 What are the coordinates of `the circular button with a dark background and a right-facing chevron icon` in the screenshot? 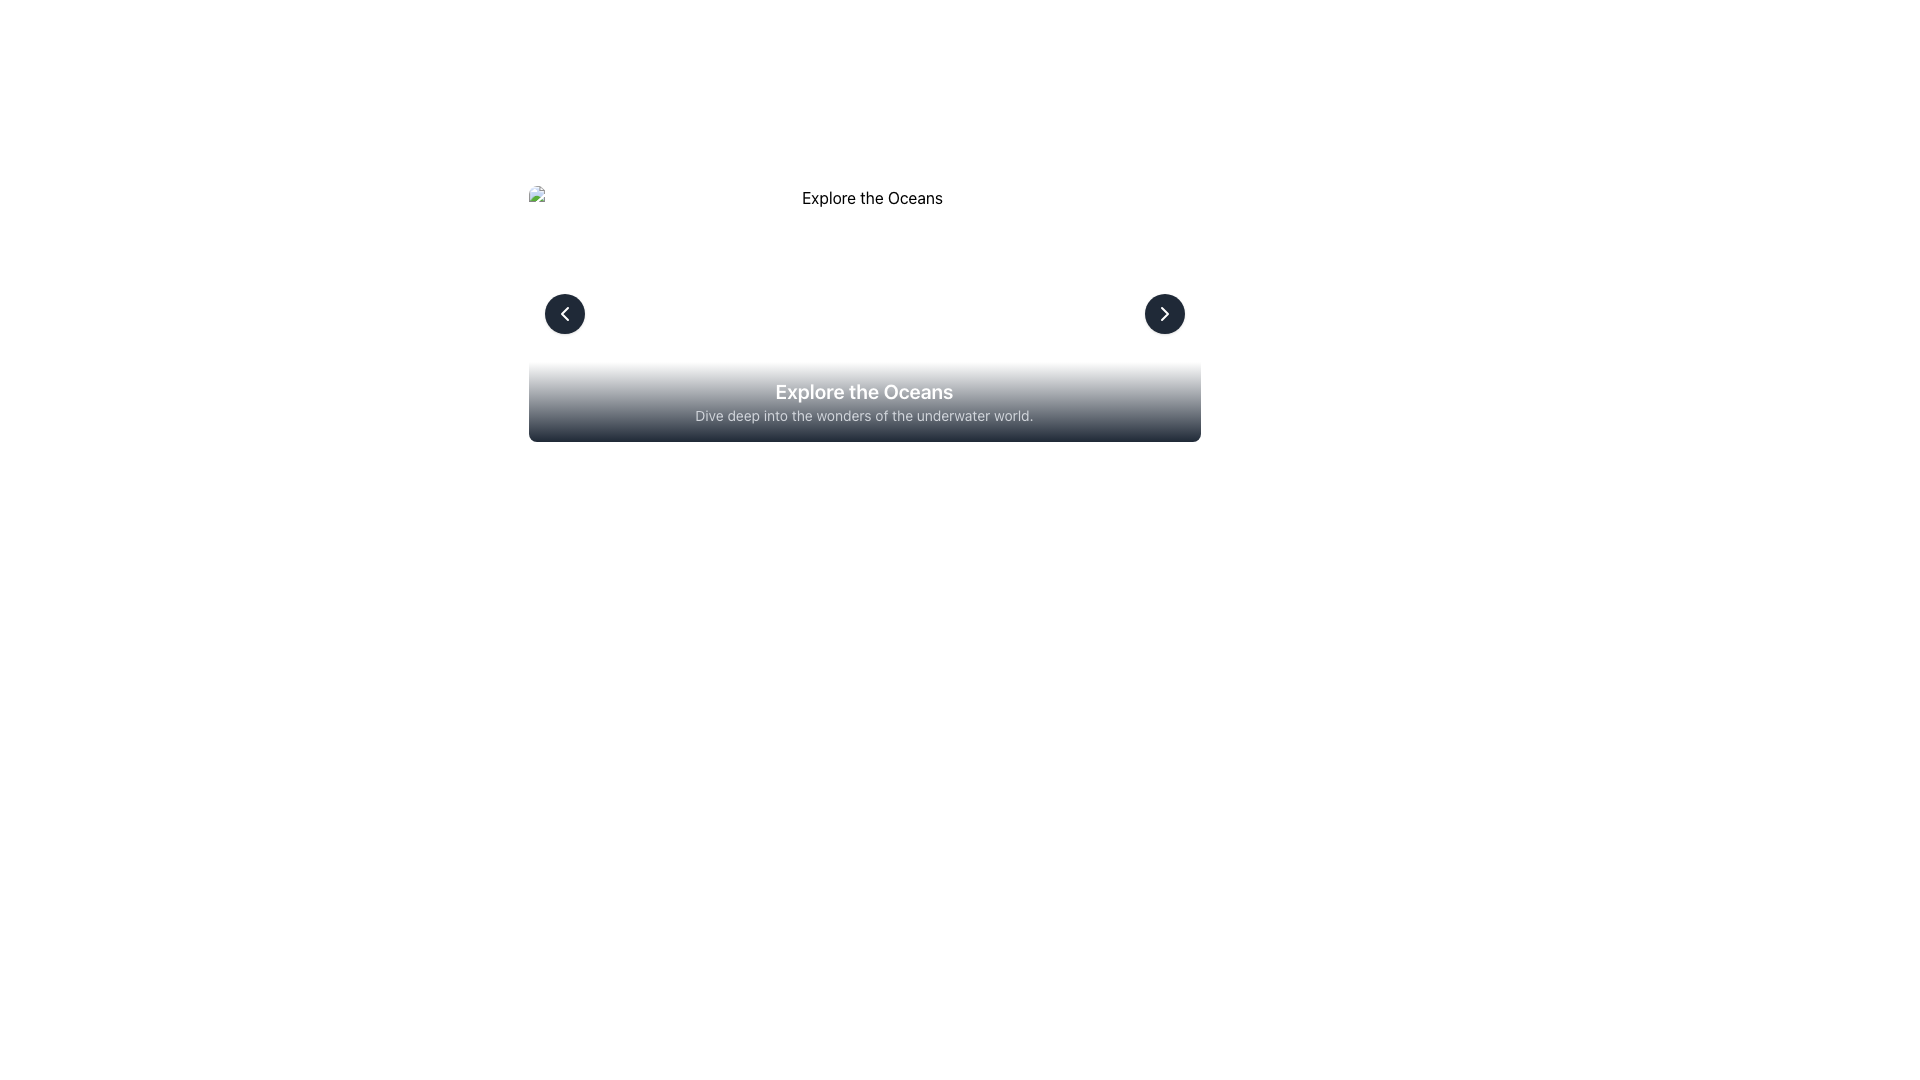 It's located at (1164, 313).